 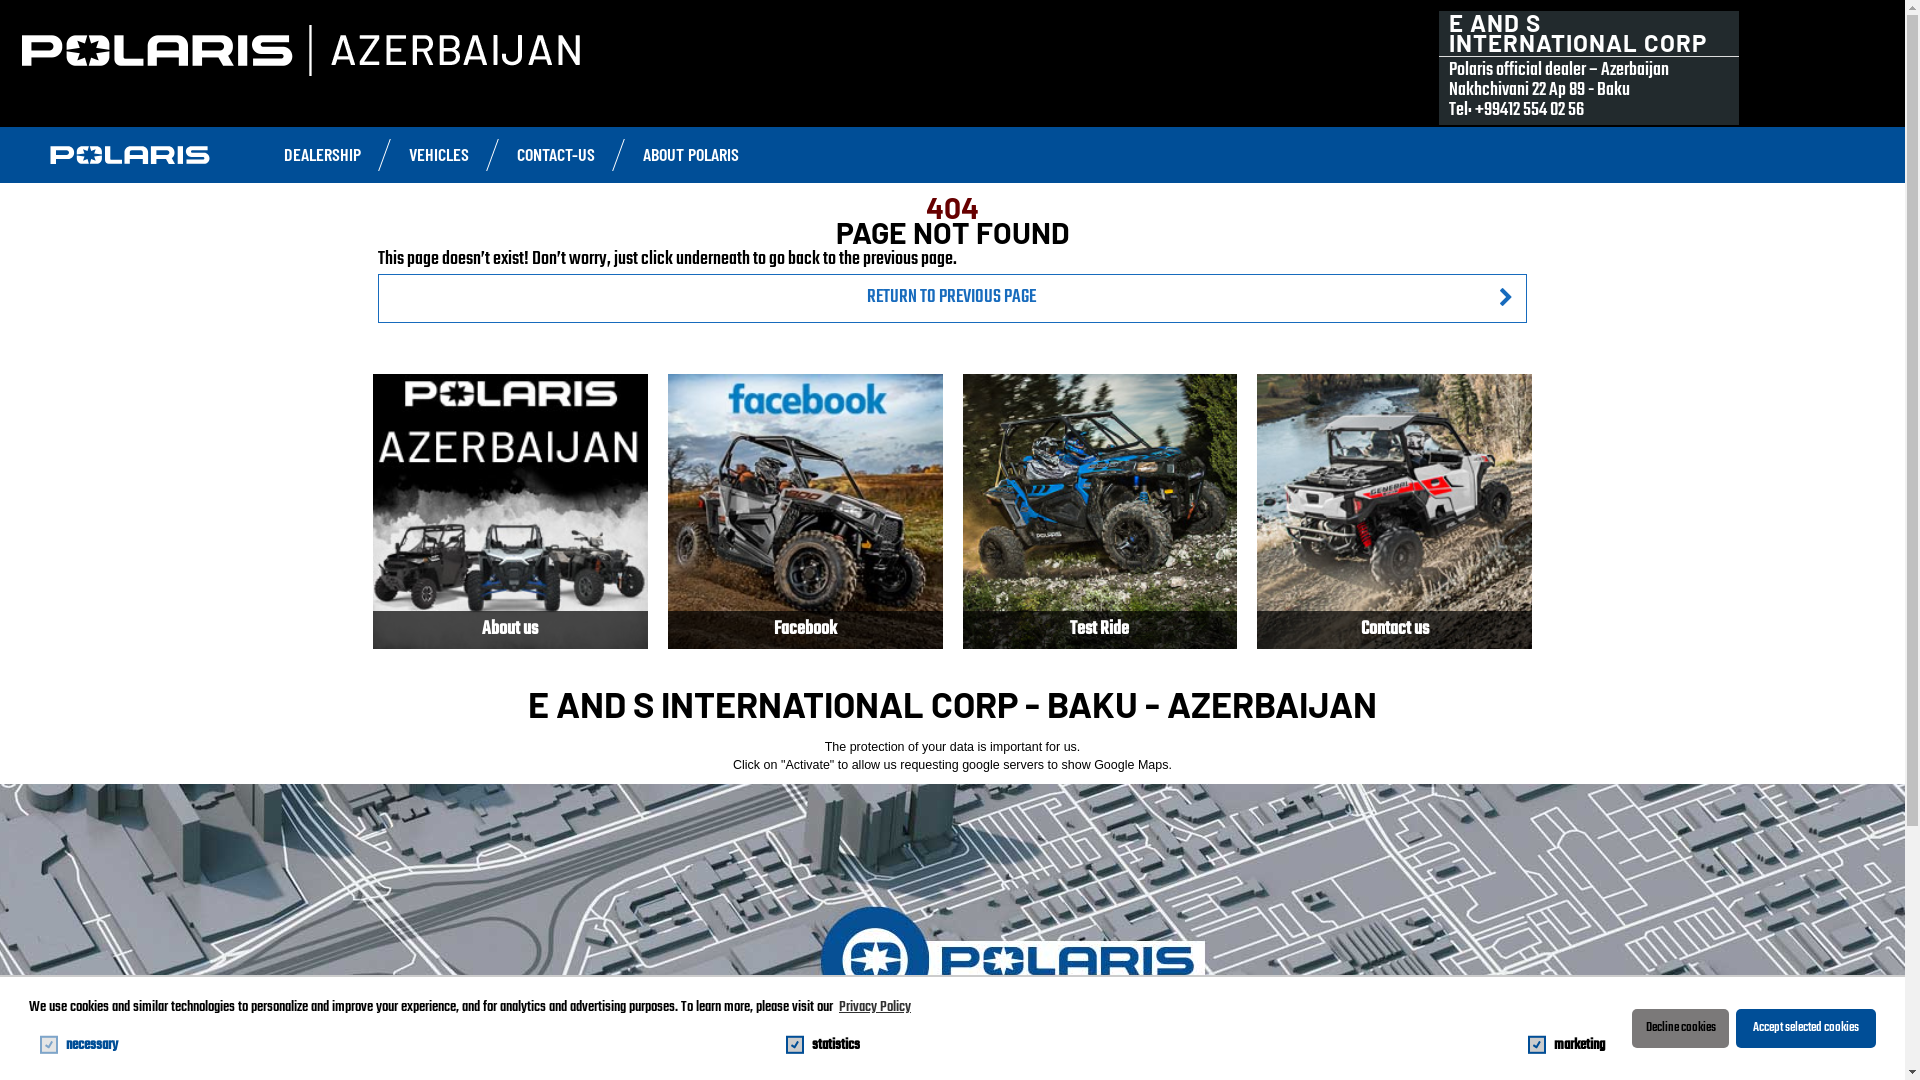 I want to click on 'DEALERSHIP', so click(x=322, y=153).